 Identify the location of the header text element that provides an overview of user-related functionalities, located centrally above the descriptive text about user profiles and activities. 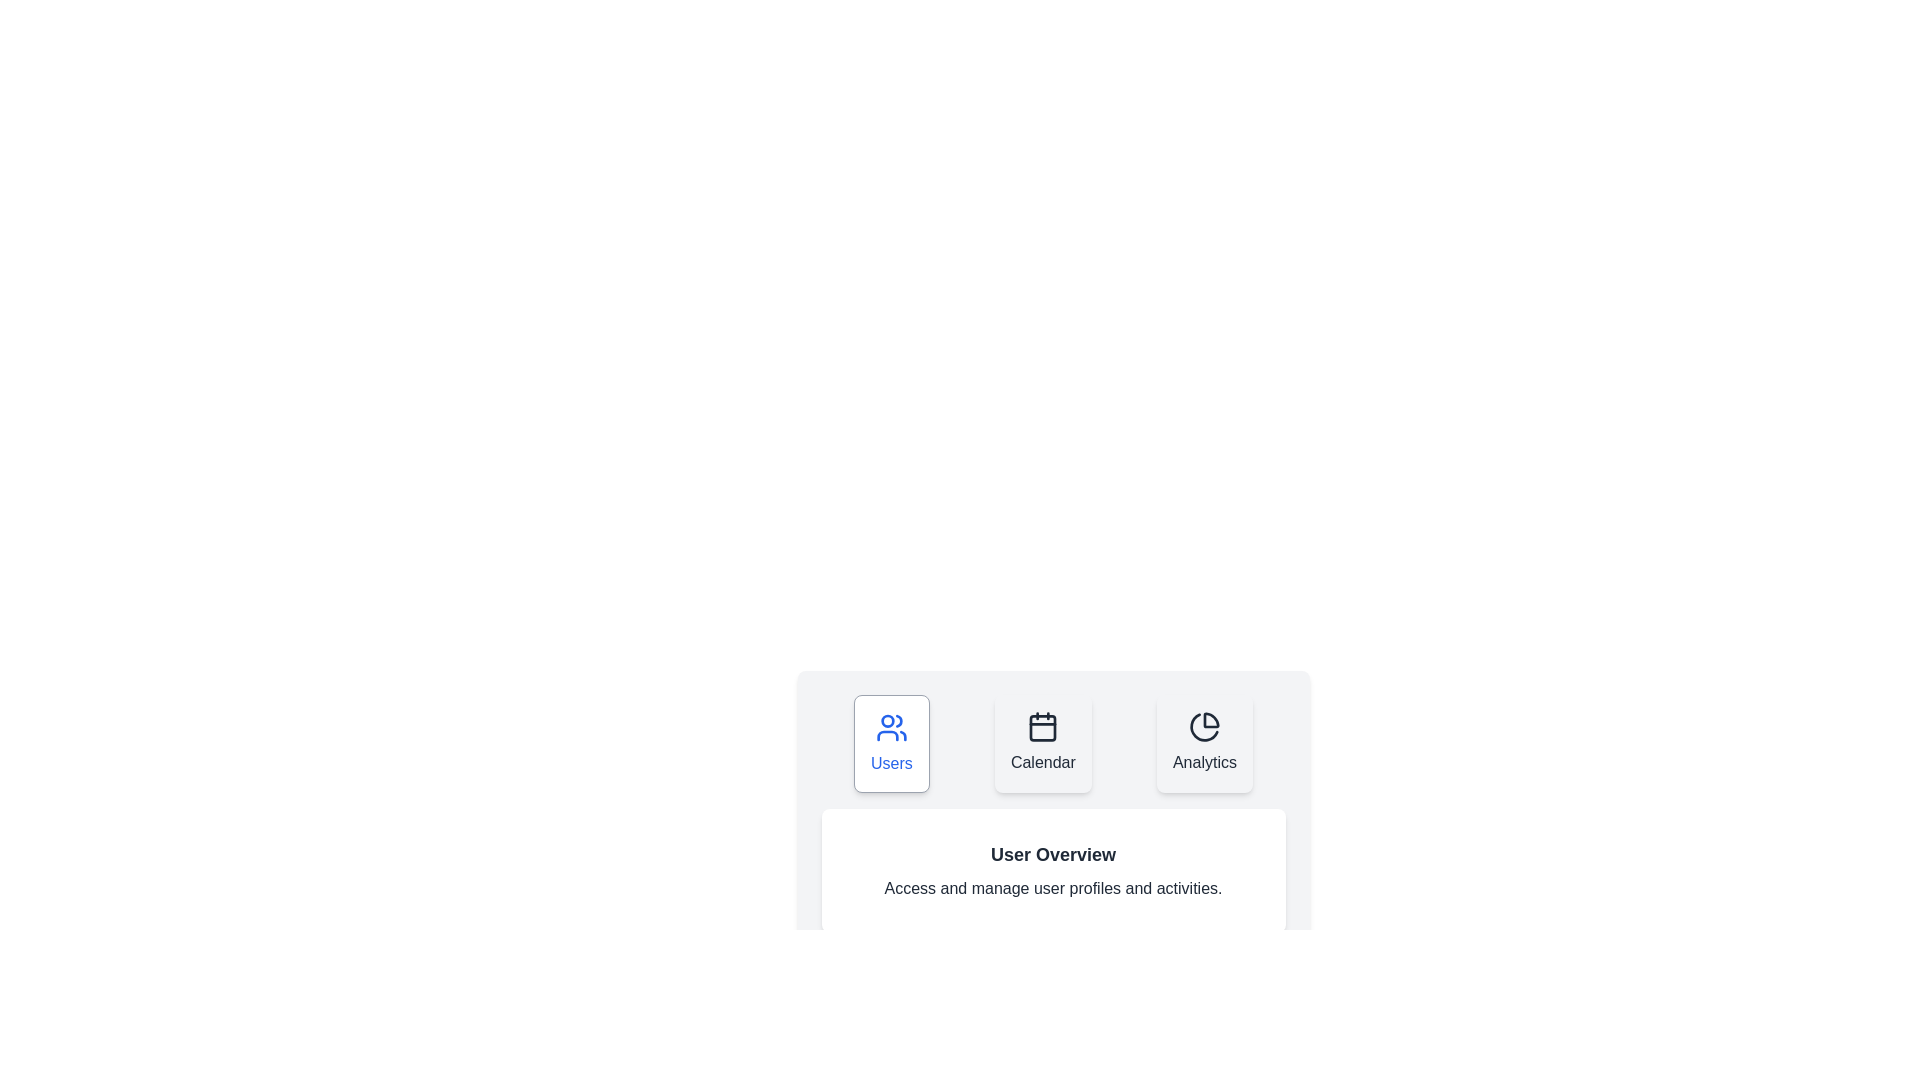
(1052, 855).